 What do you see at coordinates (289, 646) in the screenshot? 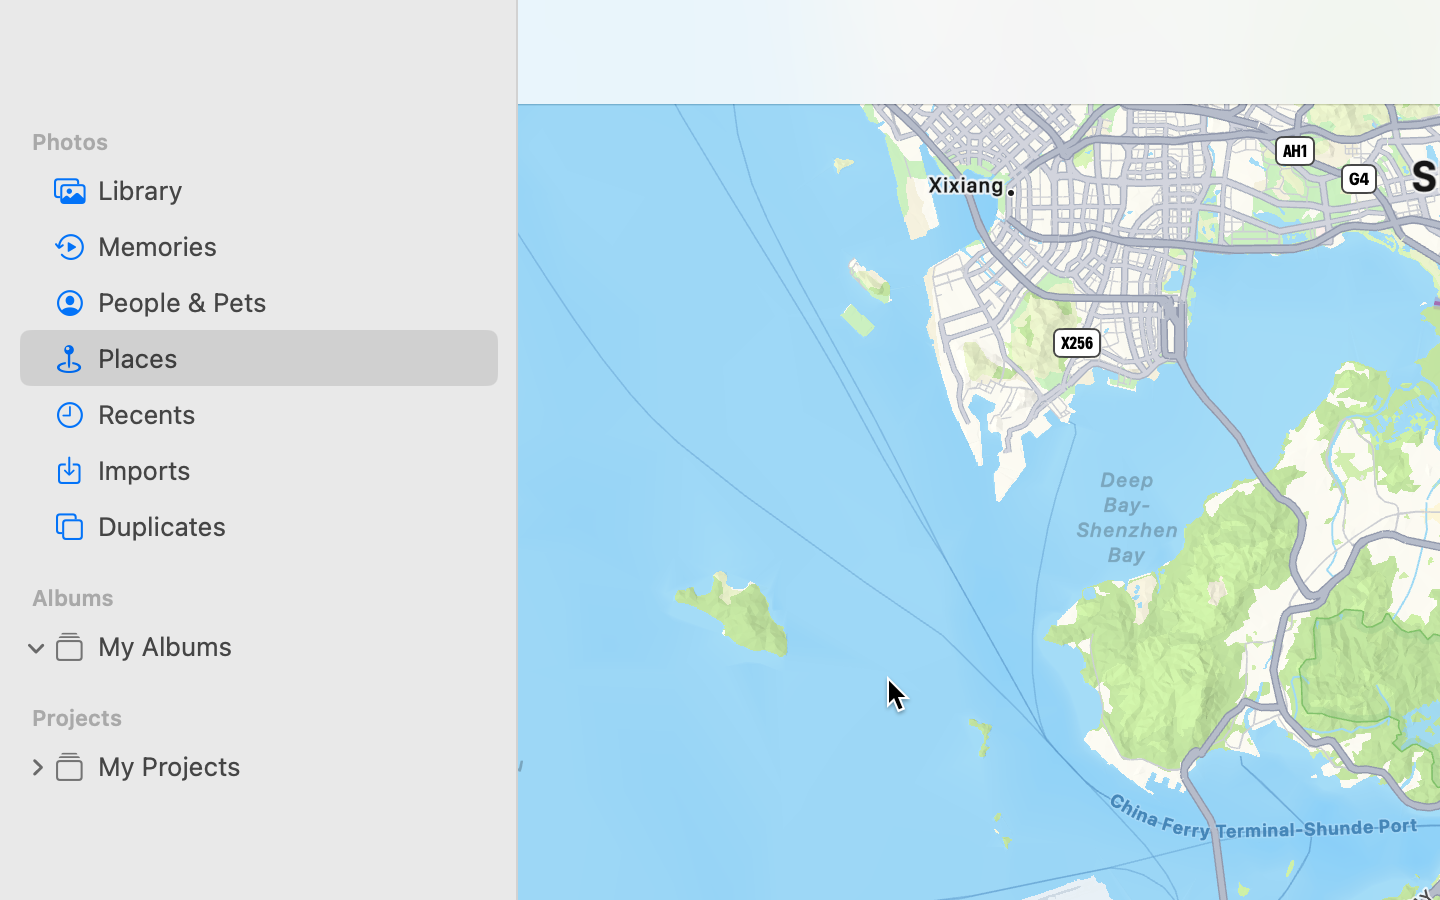
I see `'My Albums'` at bounding box center [289, 646].